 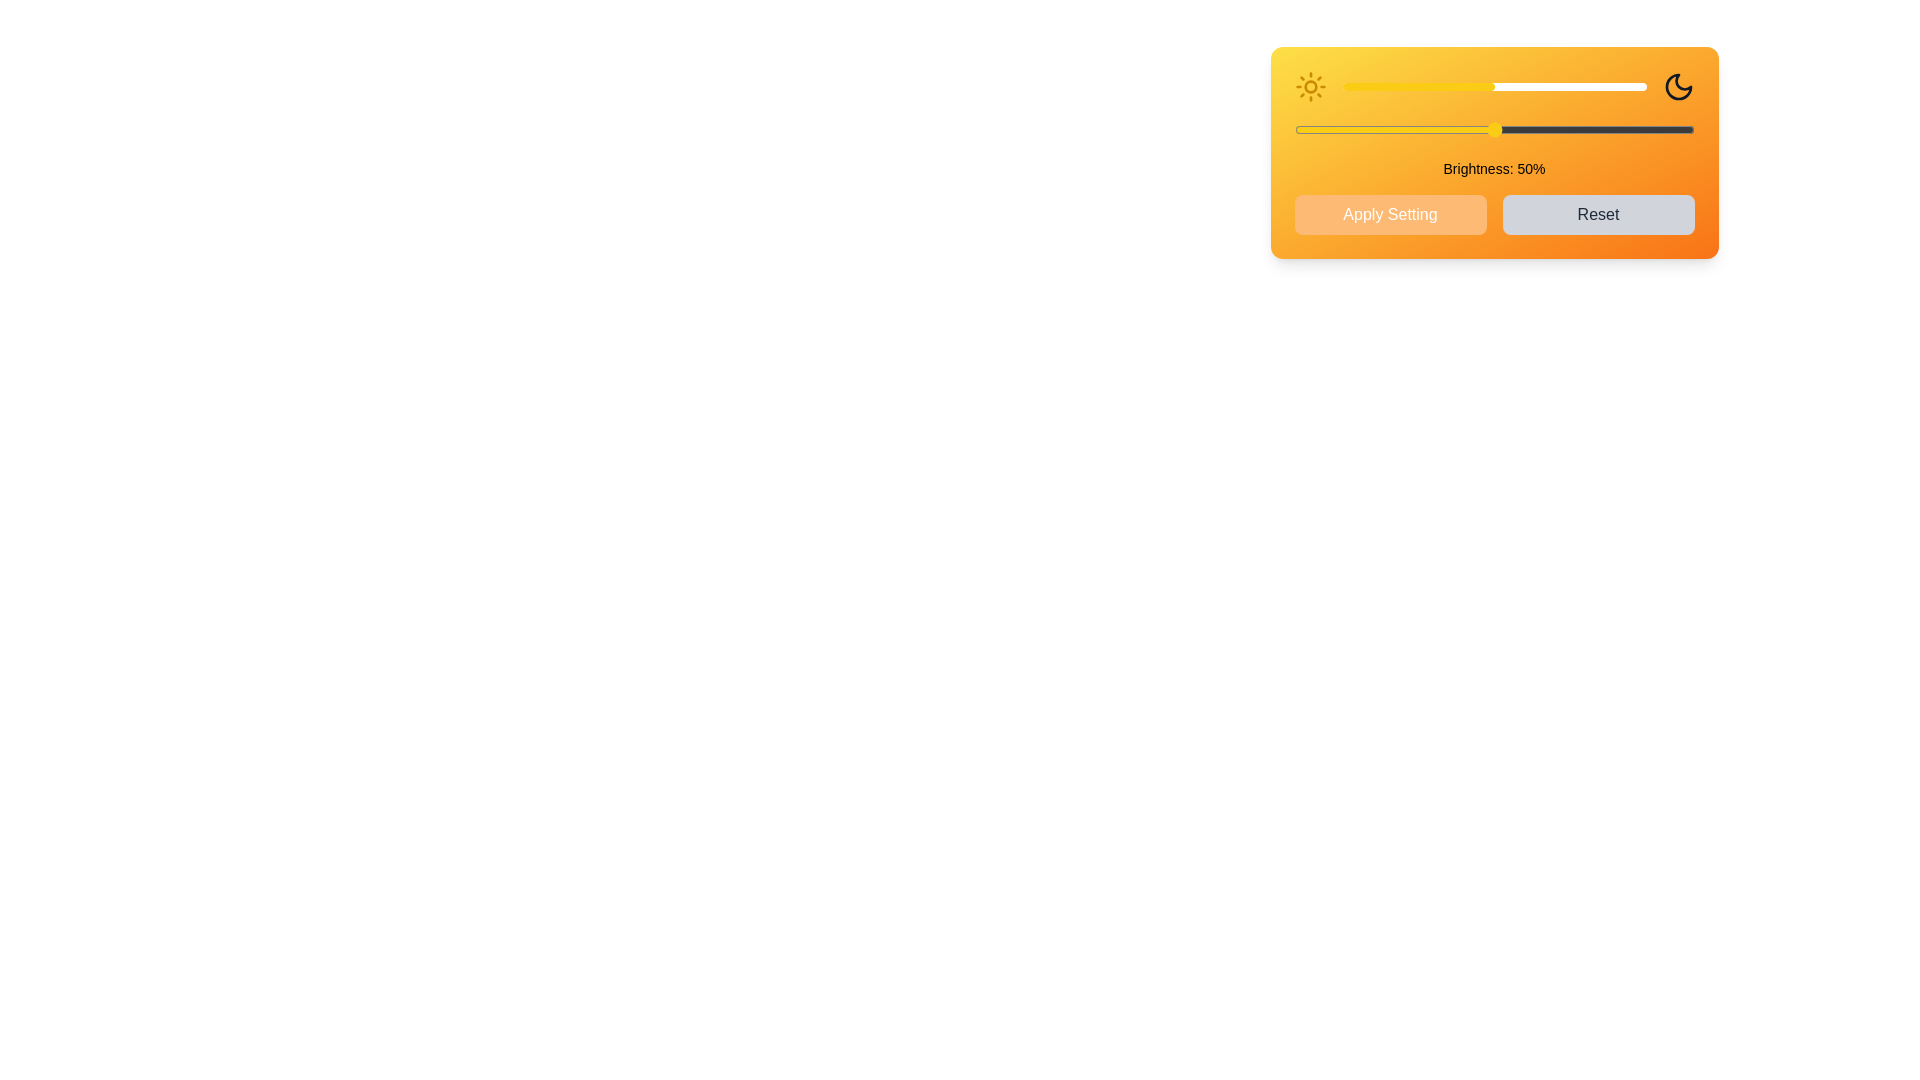 I want to click on the brightness slider to 60%, so click(x=1523, y=86).